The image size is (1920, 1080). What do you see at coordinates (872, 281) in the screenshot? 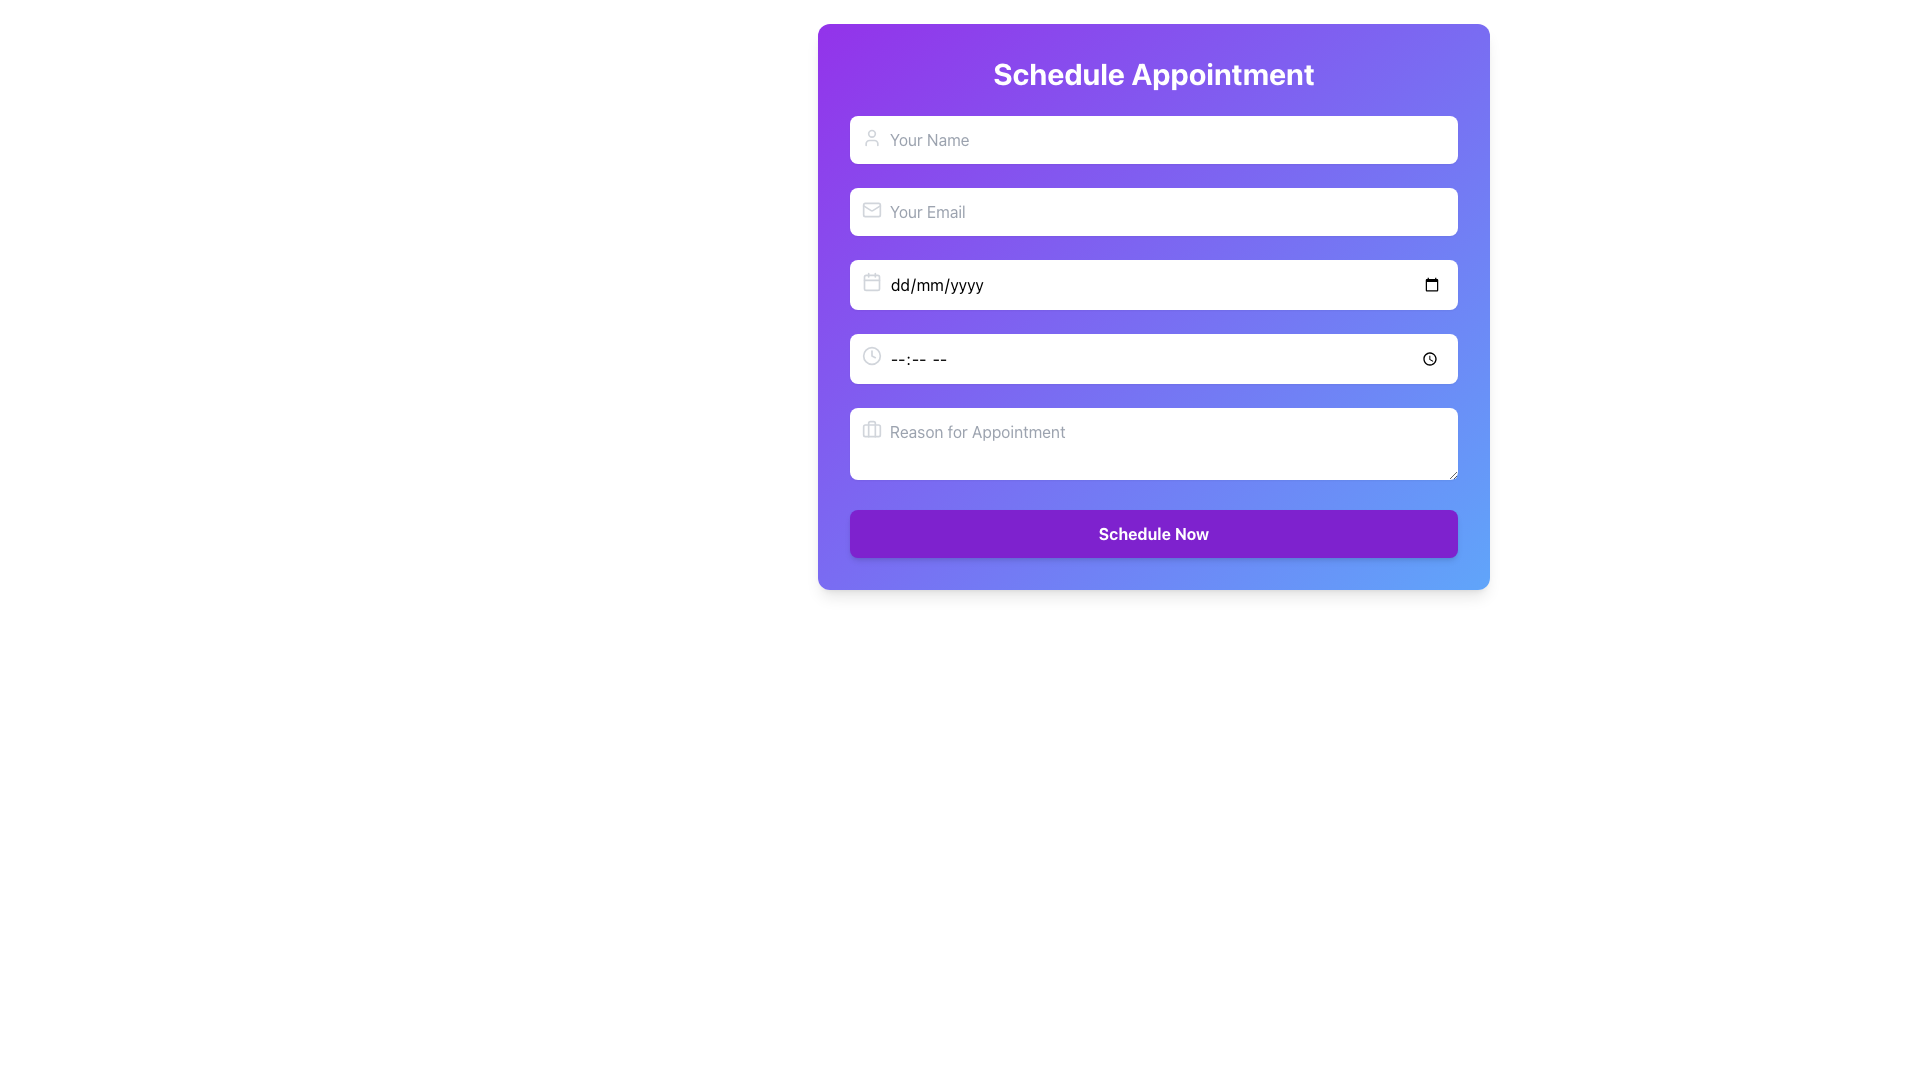
I see `the date selection icon located within the 'Date' input field to bring up the date-picker dialog` at bounding box center [872, 281].